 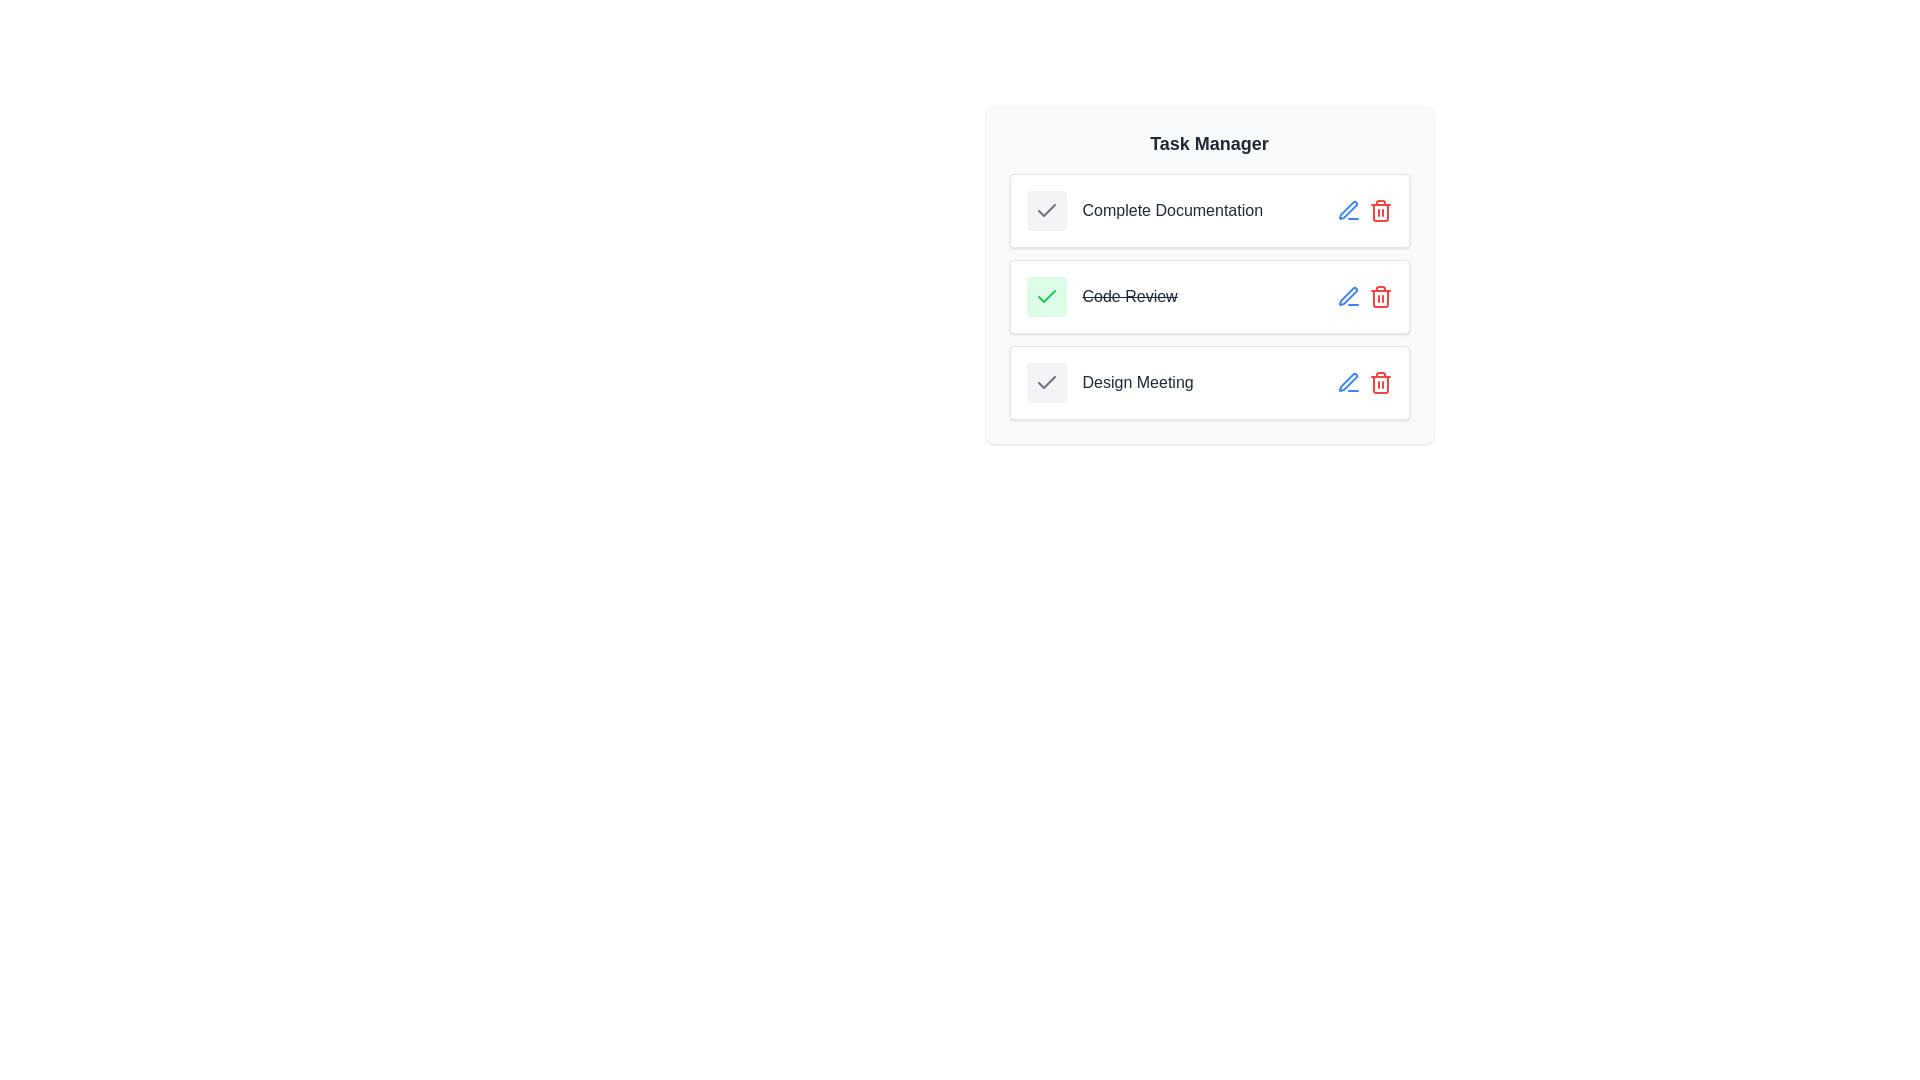 I want to click on the completed task text label with strikethrough styling located under the 'Task Manager' section, positioned to the right of the green check icon, so click(x=1101, y=297).